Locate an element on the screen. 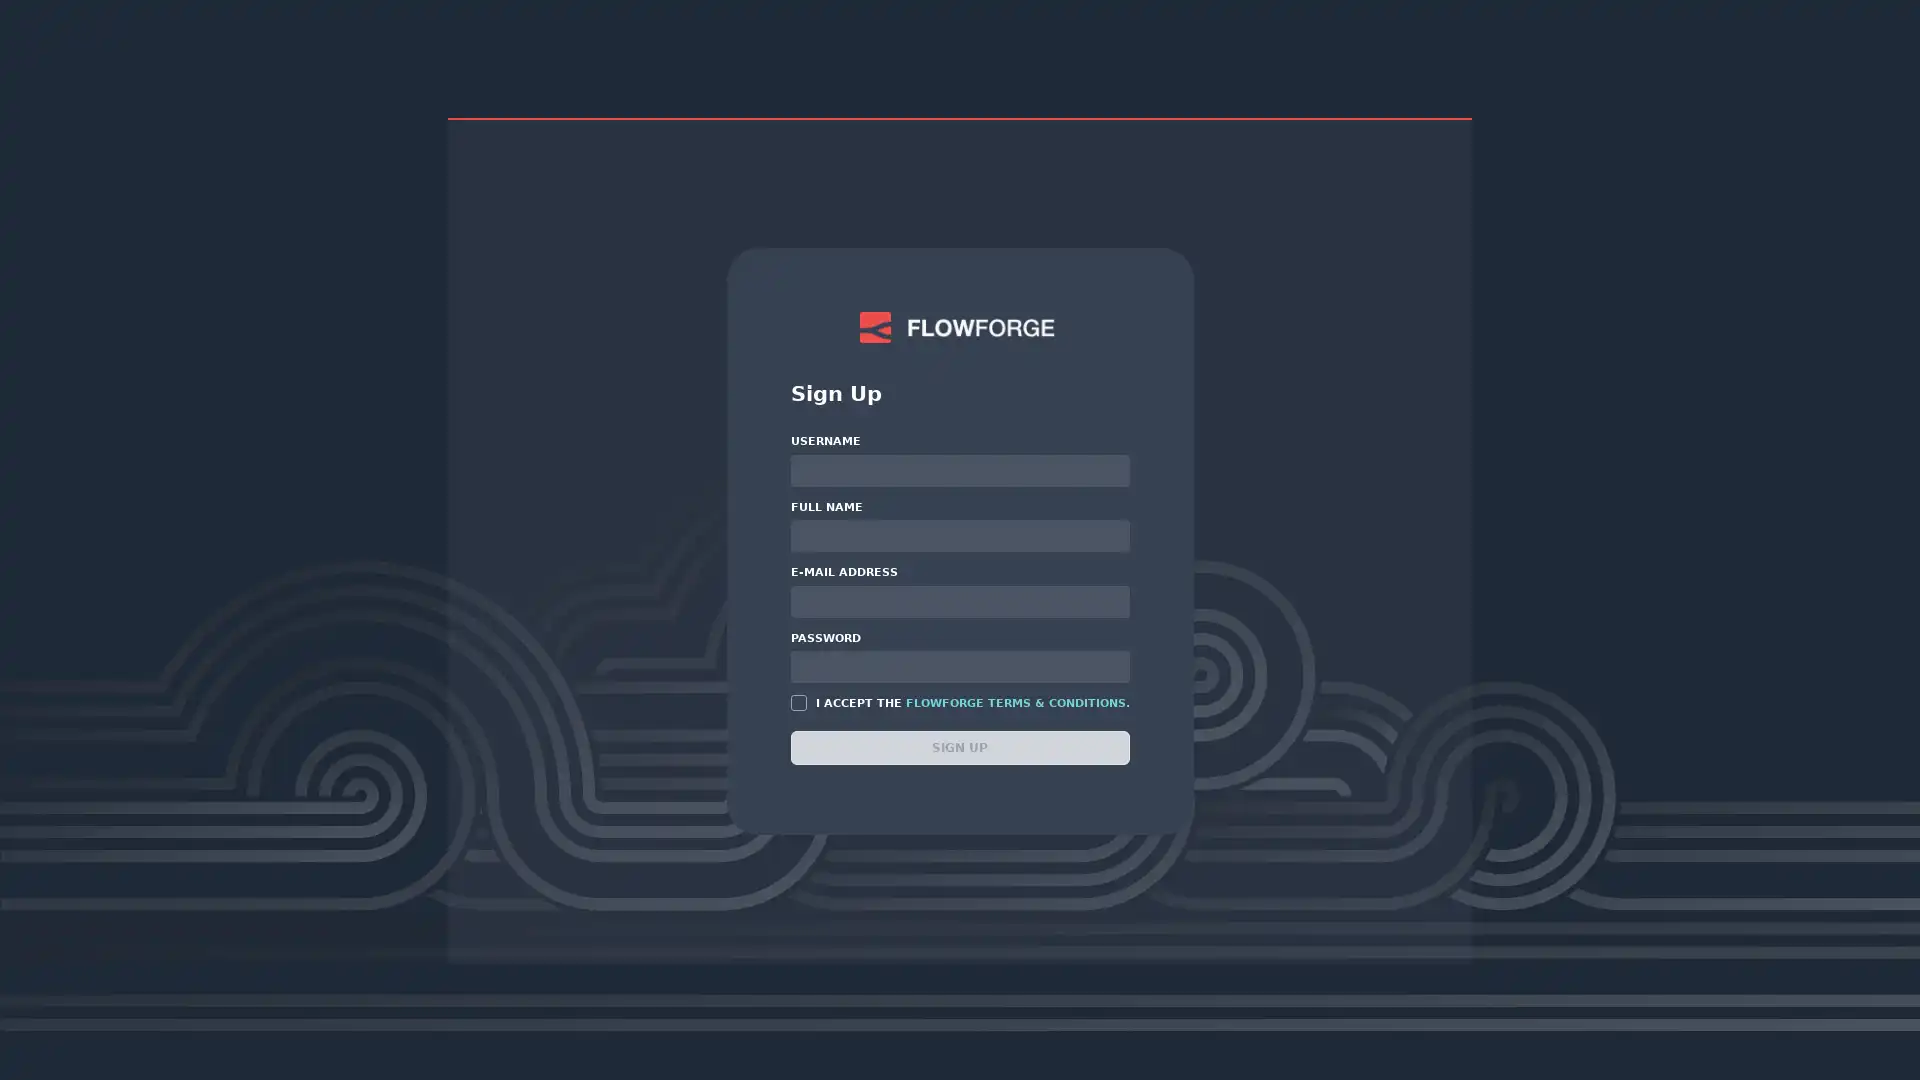 The image size is (1920, 1080). SIGN UP is located at coordinates (958, 747).